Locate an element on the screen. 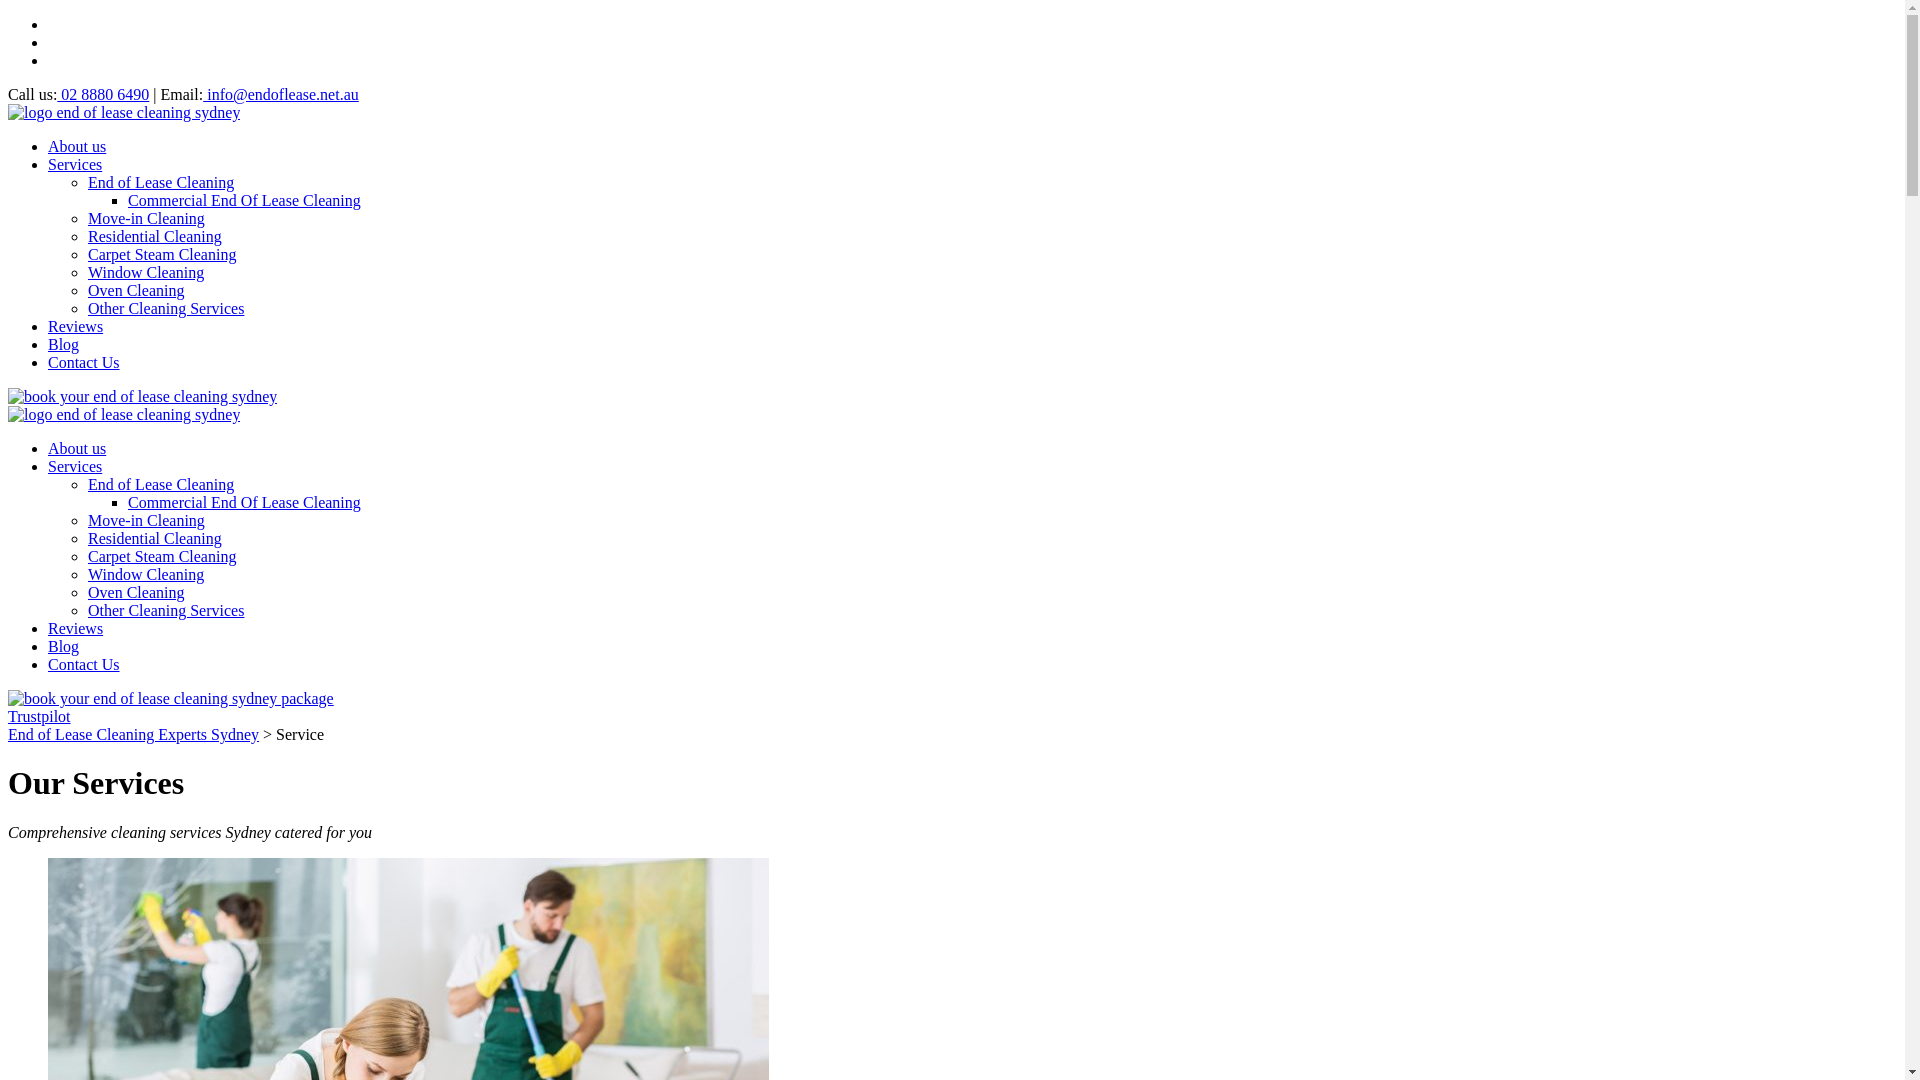  'Window Cleaning' is located at coordinates (144, 574).